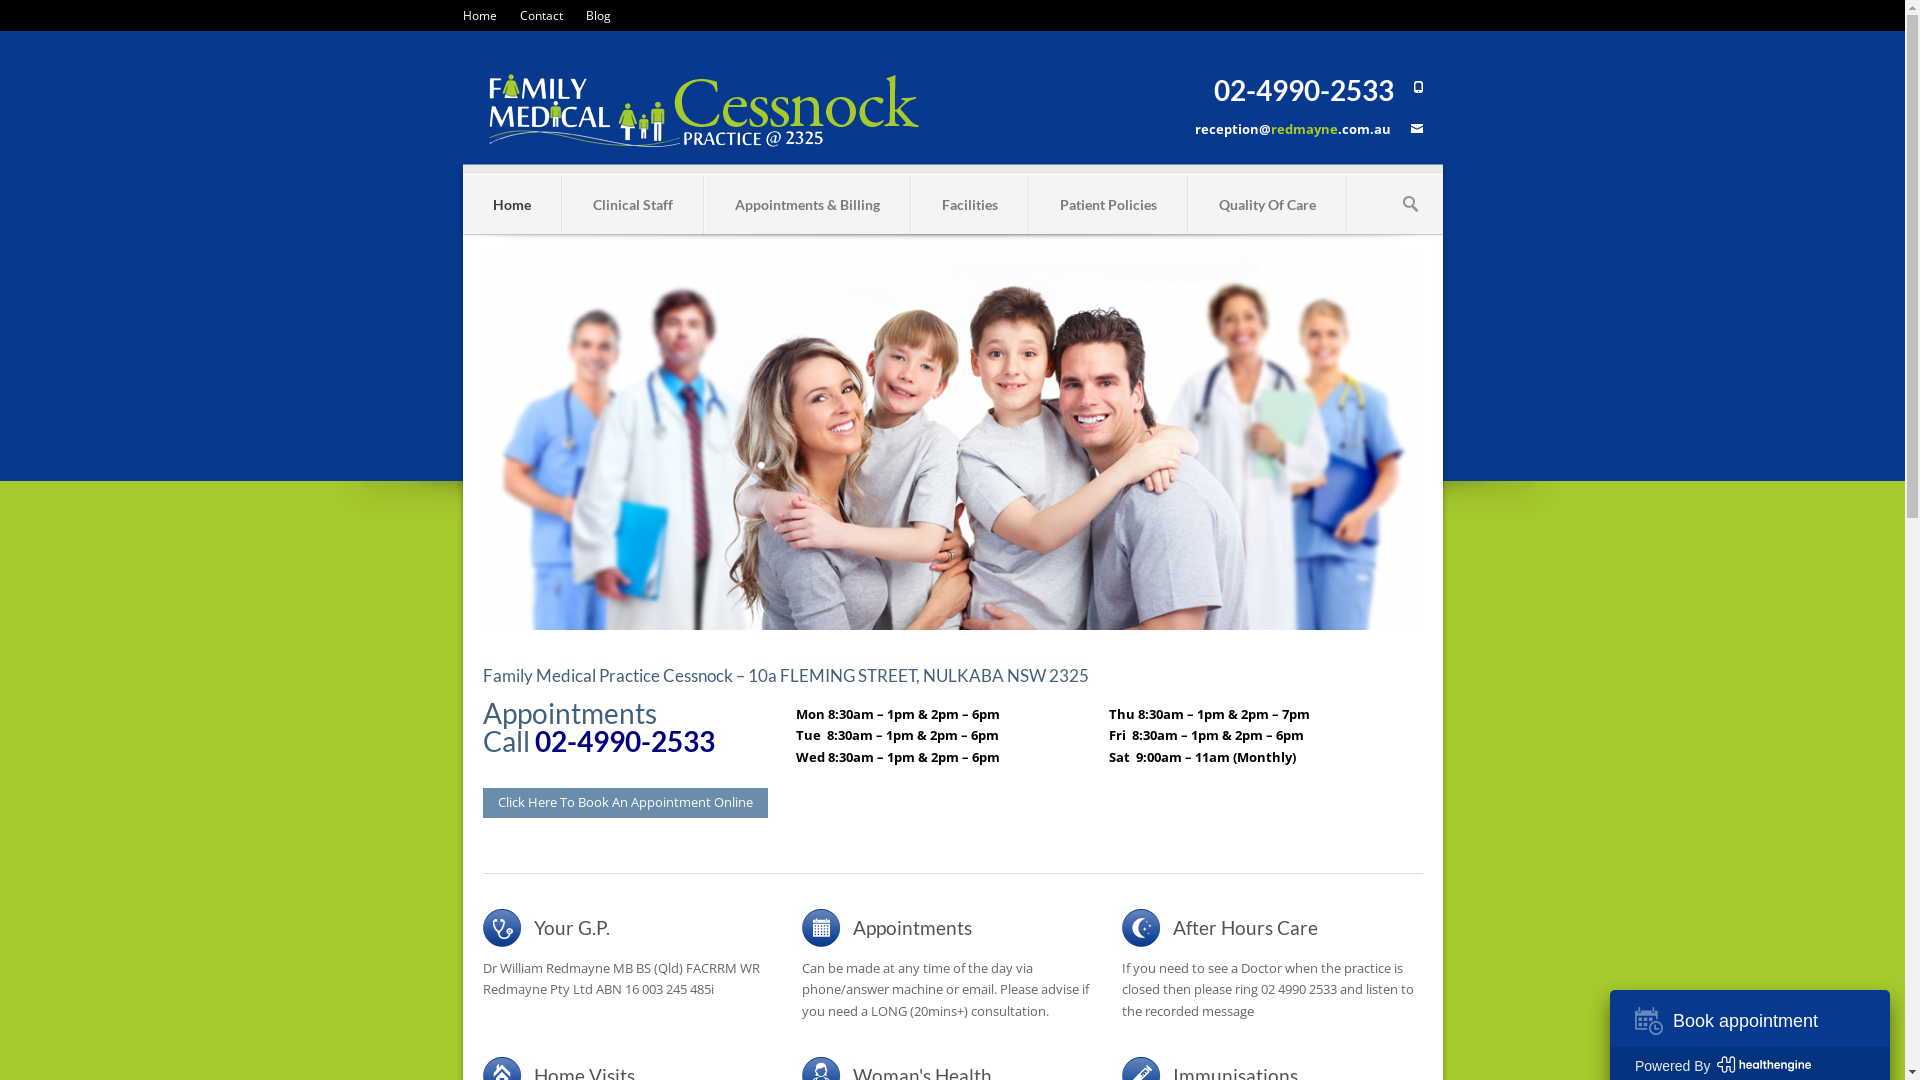  Describe the element at coordinates (623, 801) in the screenshot. I see `'Click Here To Book An Appointment Online'` at that location.